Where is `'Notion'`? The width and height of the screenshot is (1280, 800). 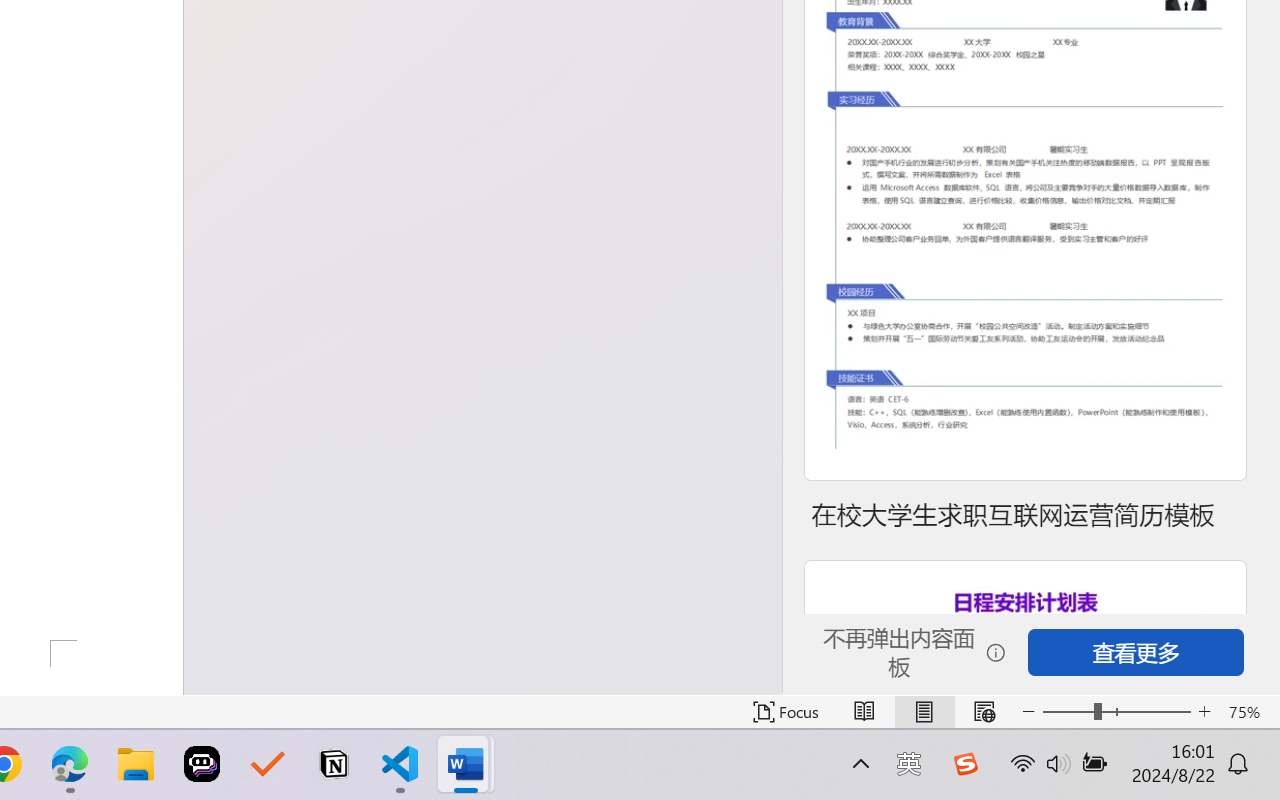 'Notion' is located at coordinates (334, 764).